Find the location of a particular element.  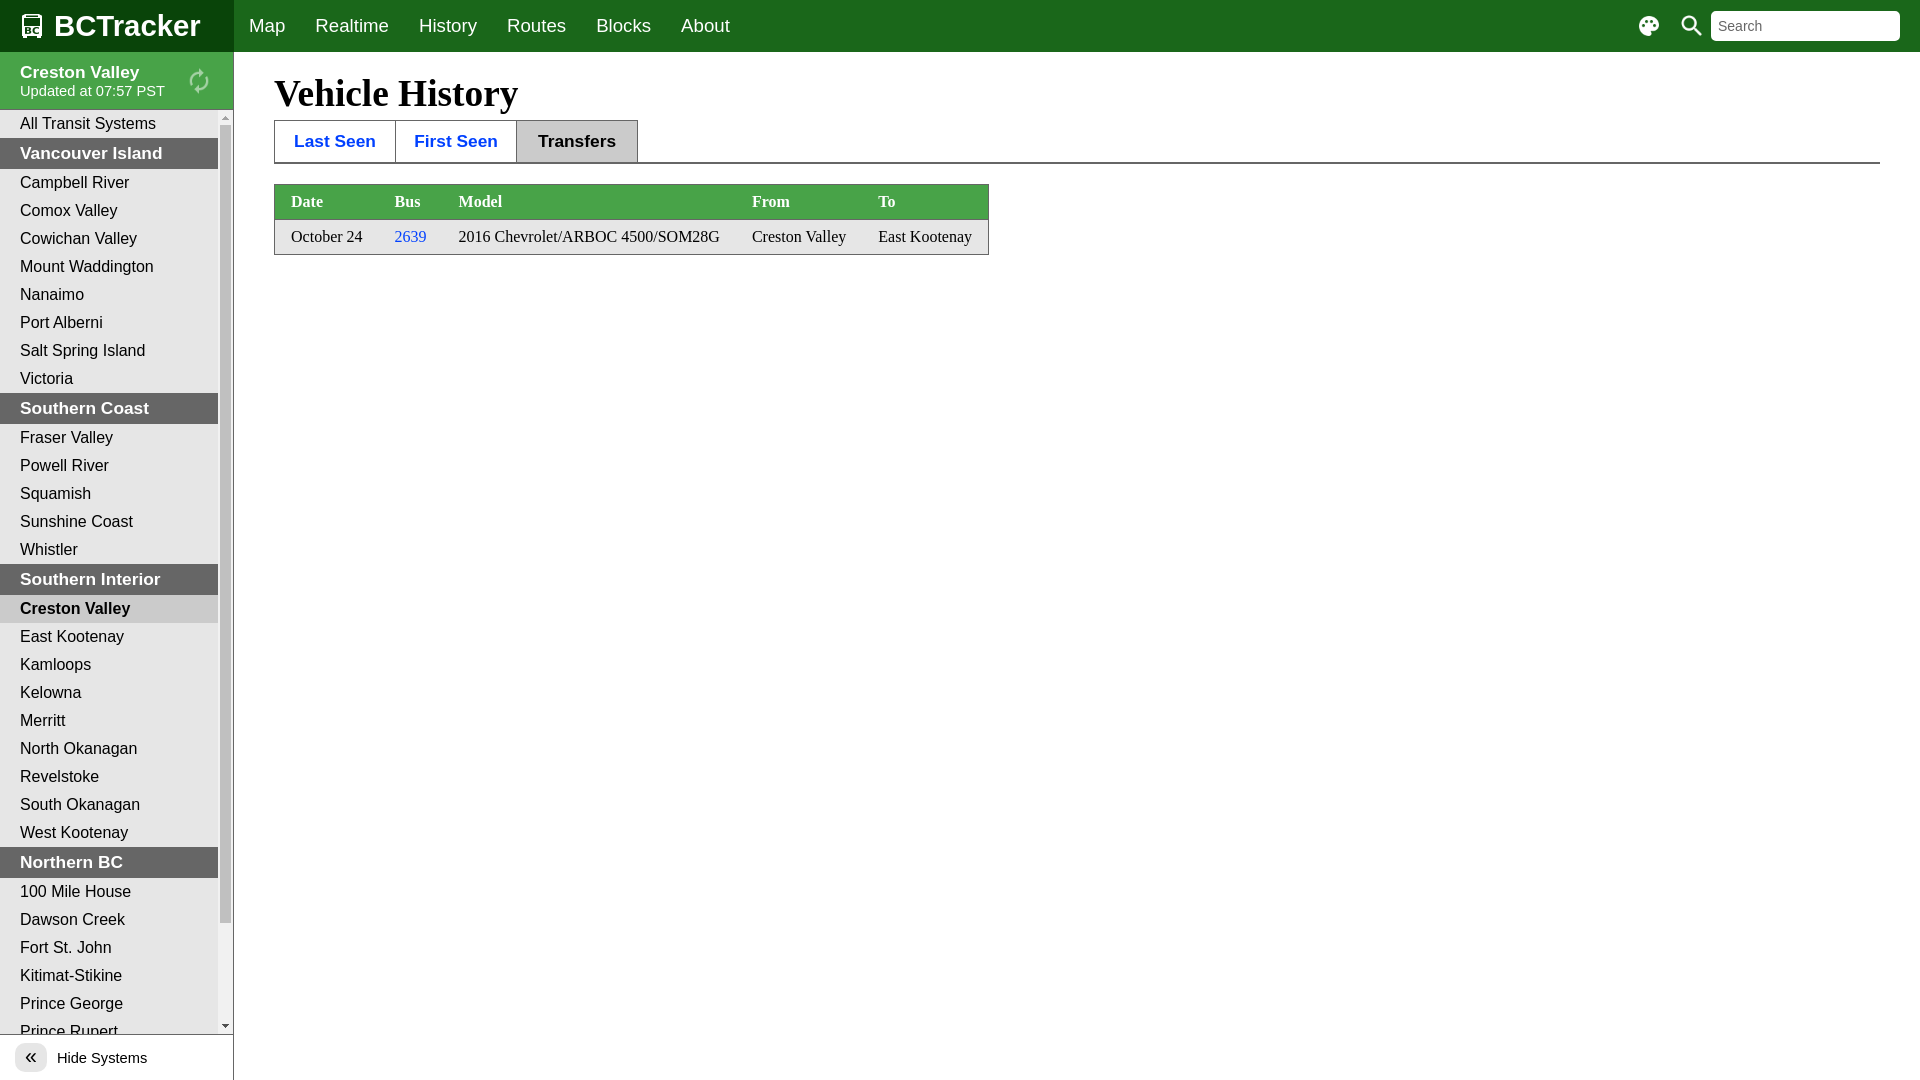

'Comox Valley' is located at coordinates (0, 211).